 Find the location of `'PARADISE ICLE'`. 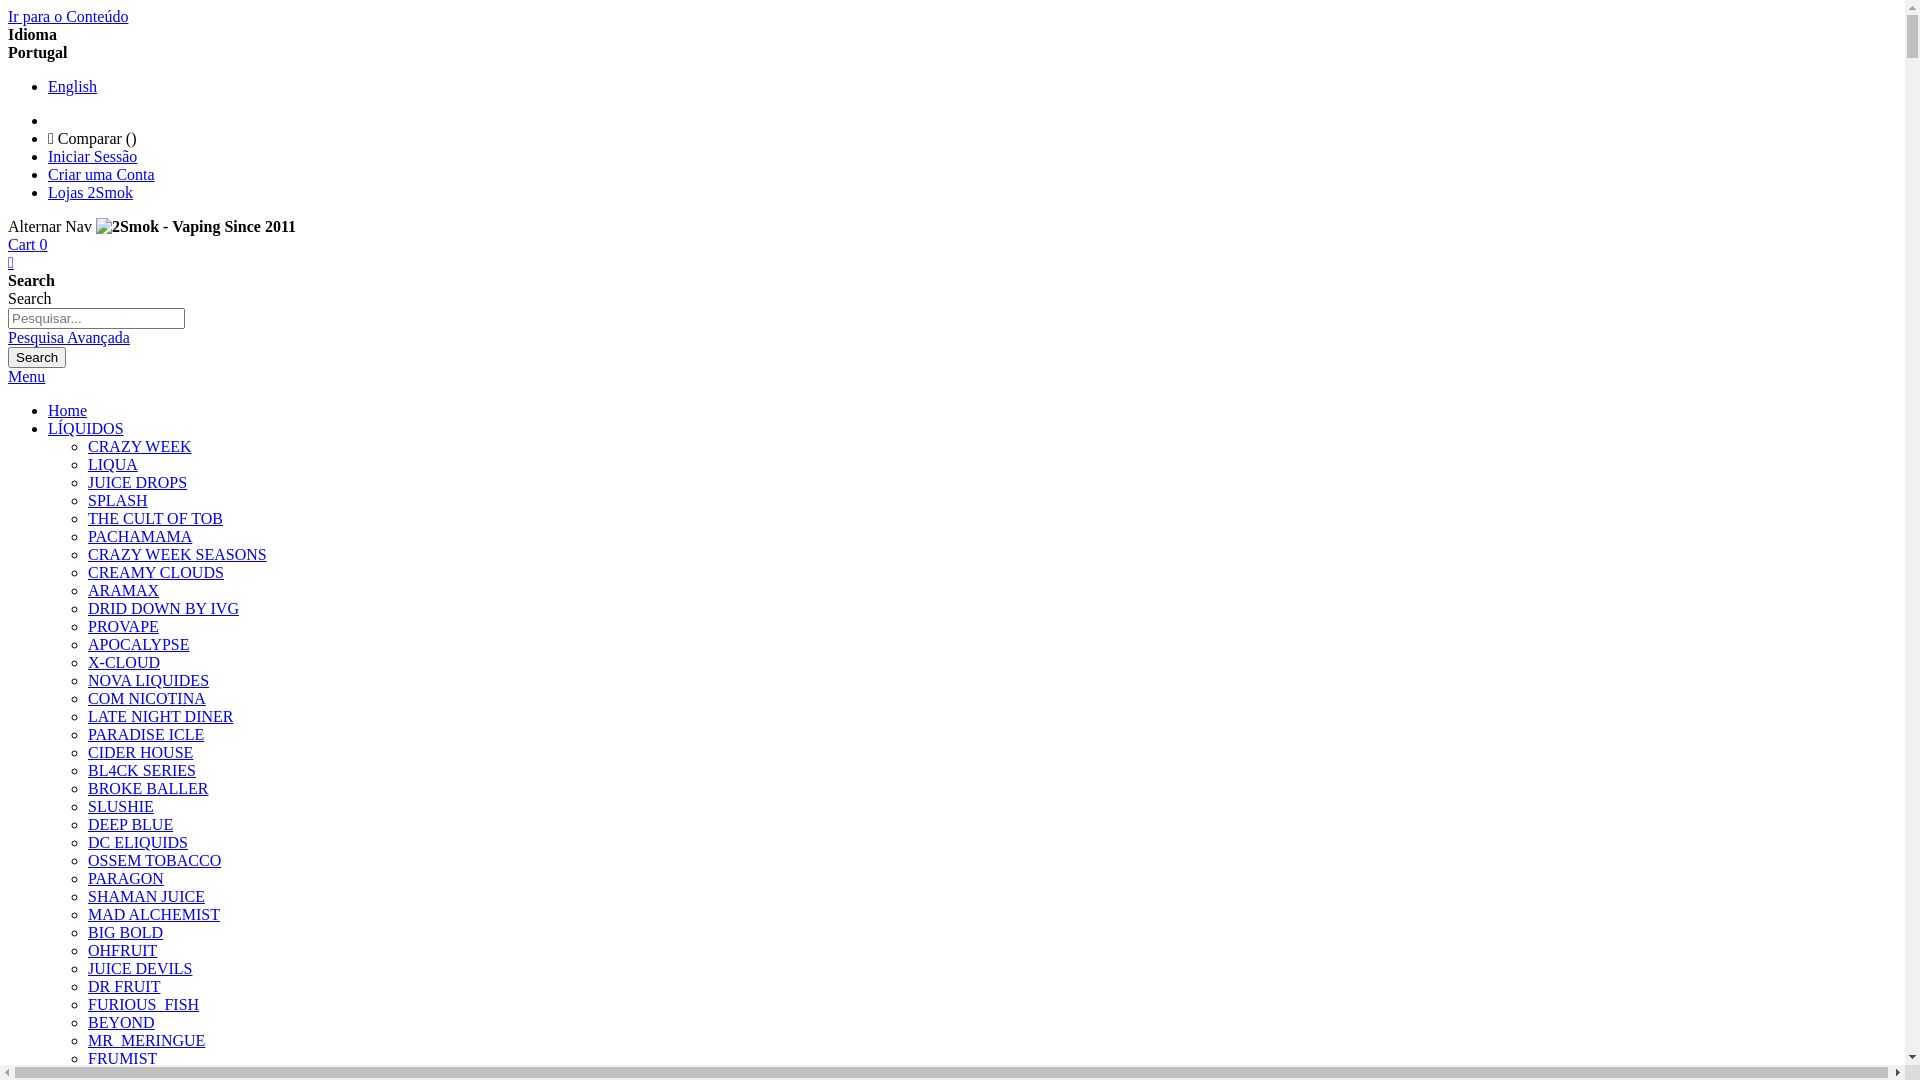

'PARADISE ICLE' is located at coordinates (144, 734).